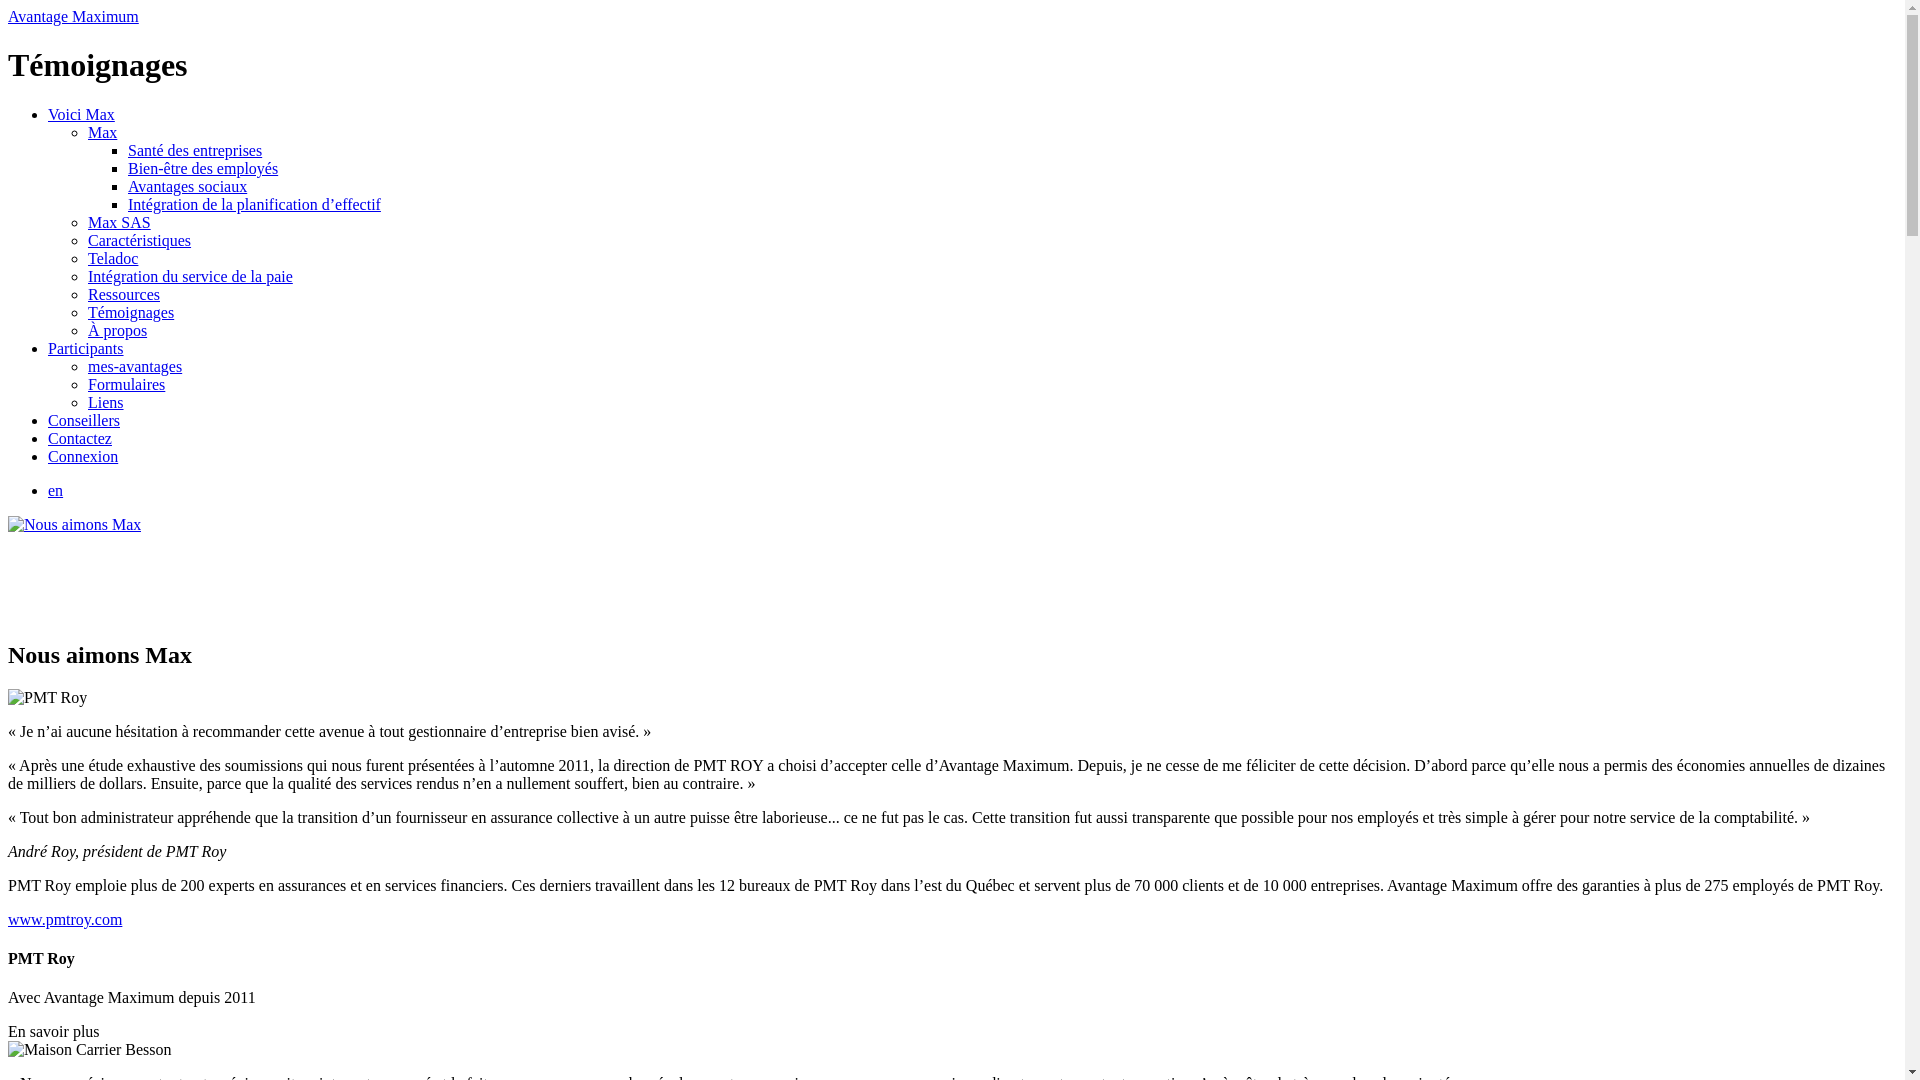 The height and width of the screenshot is (1080, 1920). What do you see at coordinates (65, 919) in the screenshot?
I see `'www.pmtroy.com'` at bounding box center [65, 919].